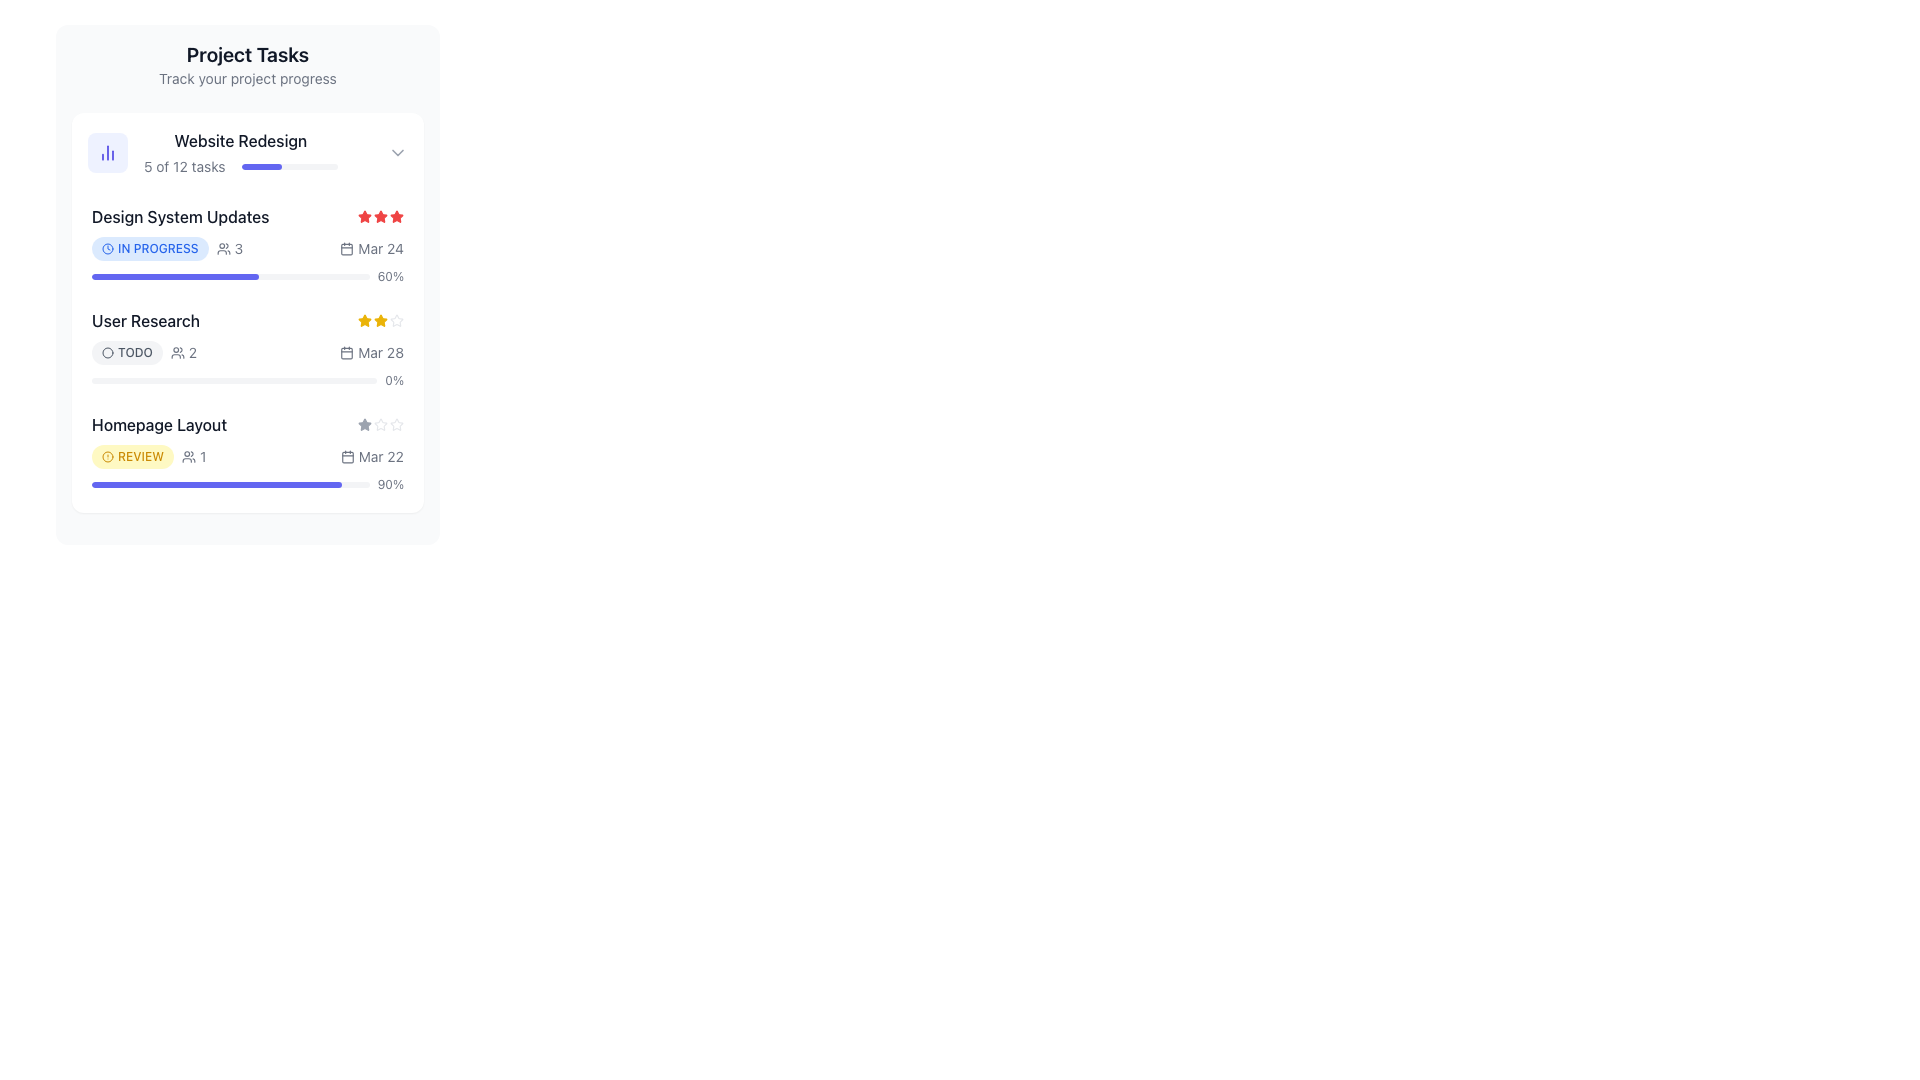  Describe the element at coordinates (158, 423) in the screenshot. I see `the text label reading 'Homepage Layout' which is styled with a medium font weight and dark gray color, located in the card titled 'Project Tasks' beneath 'User Research'` at that location.